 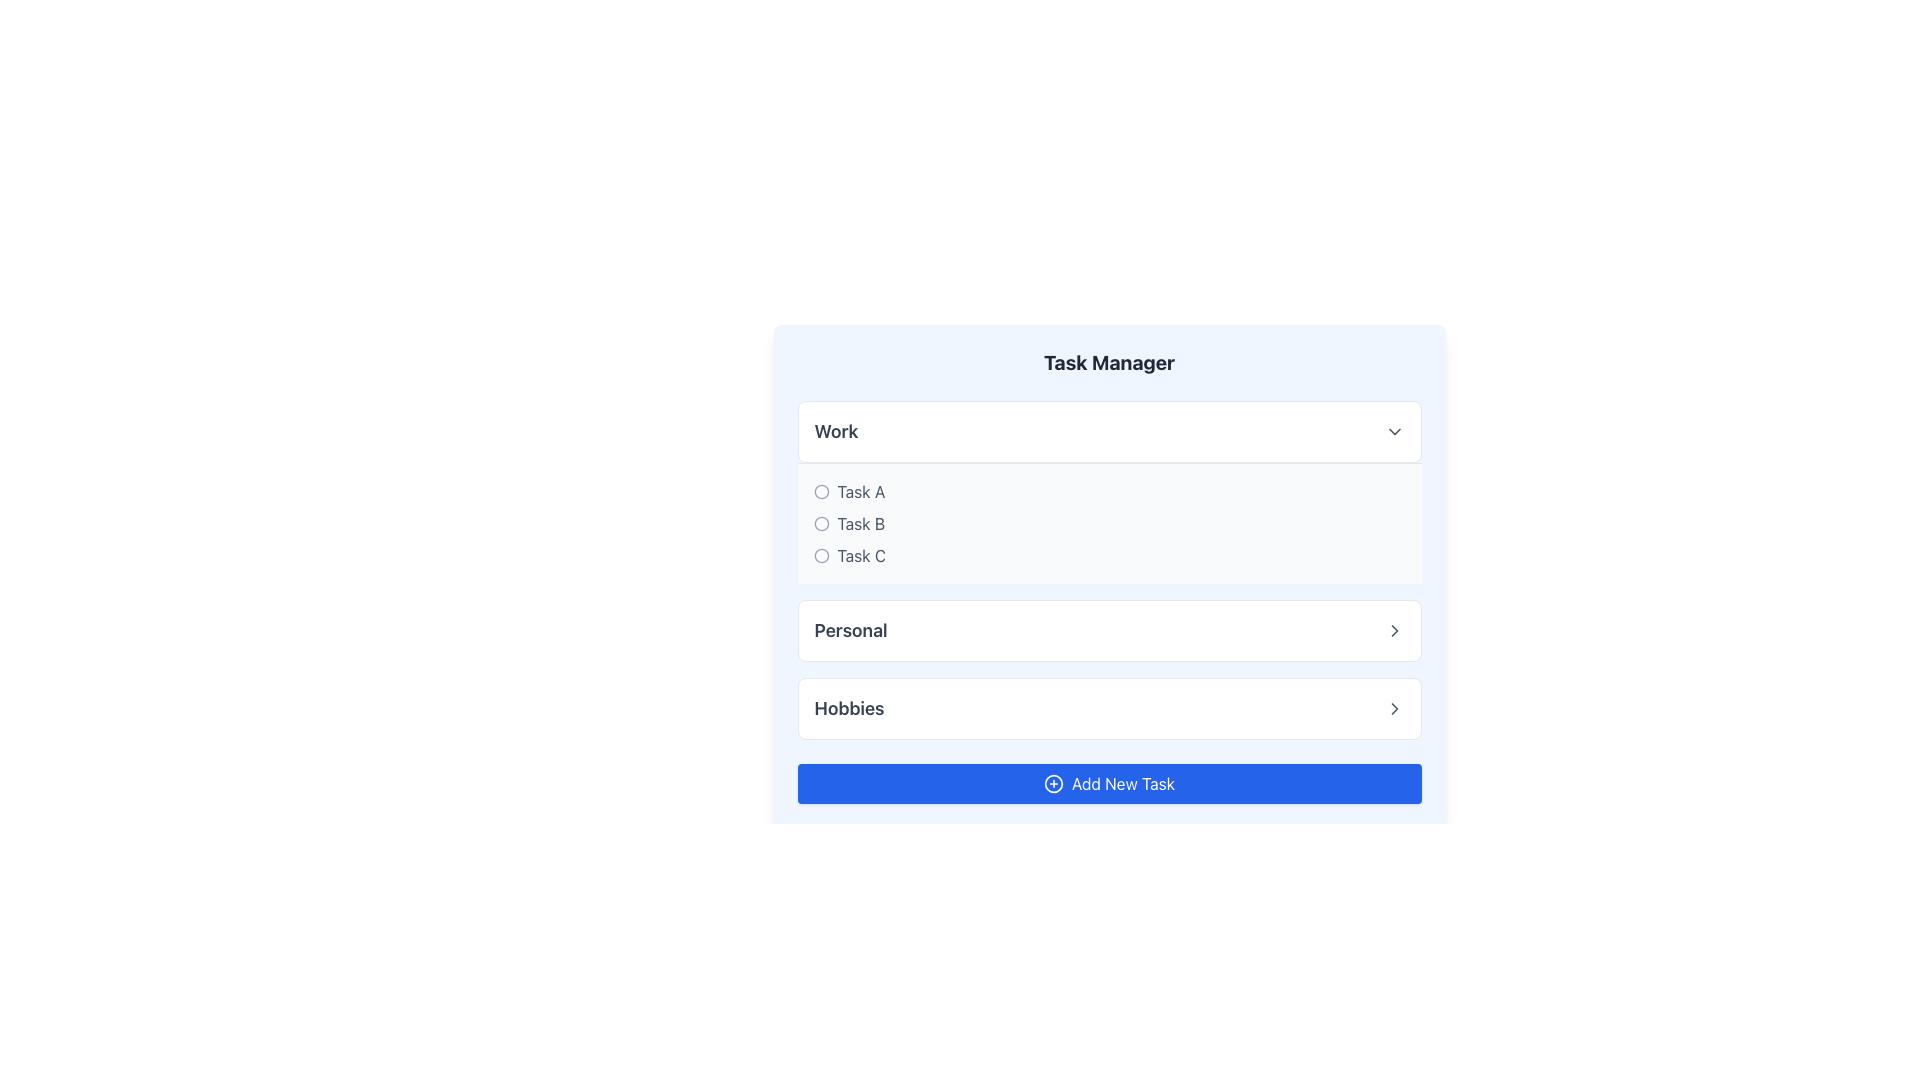 What do you see at coordinates (821, 555) in the screenshot?
I see `the circular radio button located to the left of the 'Task C' label` at bounding box center [821, 555].